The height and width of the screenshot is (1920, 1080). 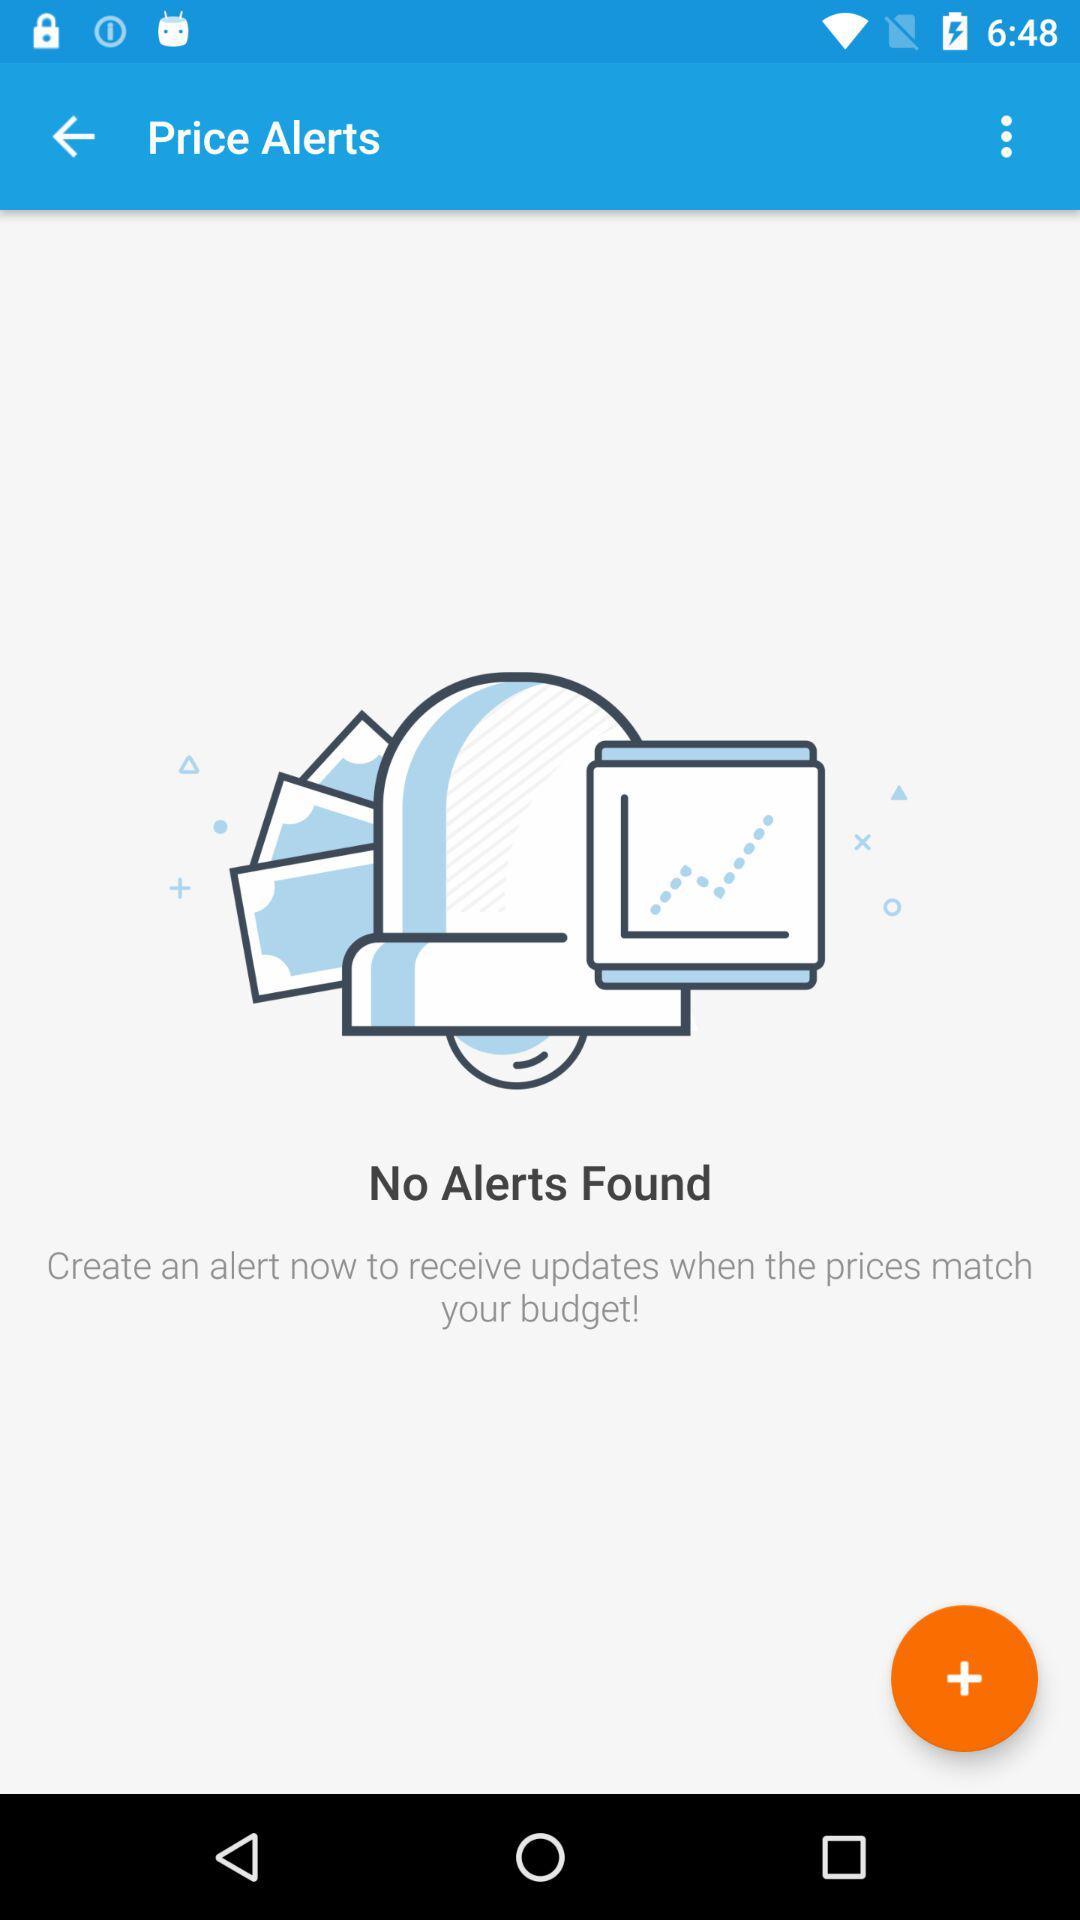 I want to click on go back, so click(x=72, y=135).